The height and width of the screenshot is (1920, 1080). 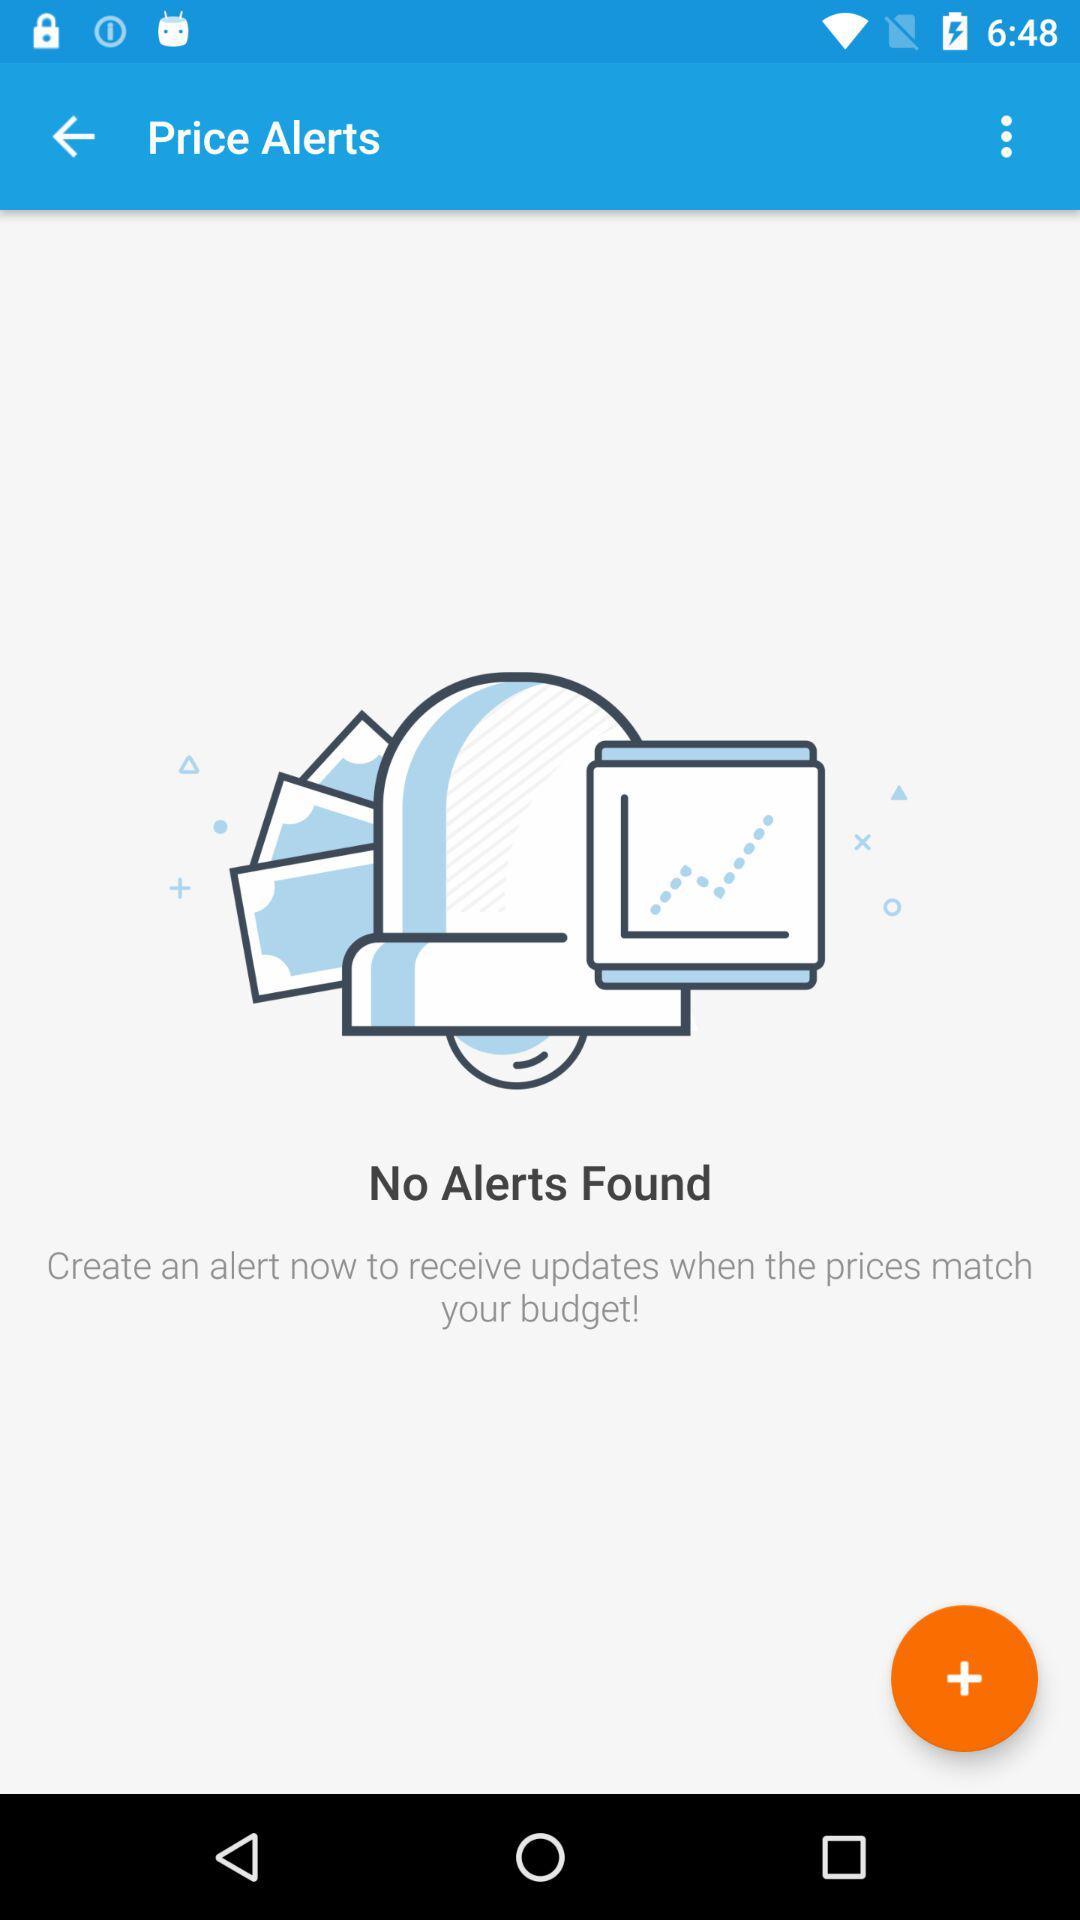 I want to click on go back, so click(x=72, y=135).